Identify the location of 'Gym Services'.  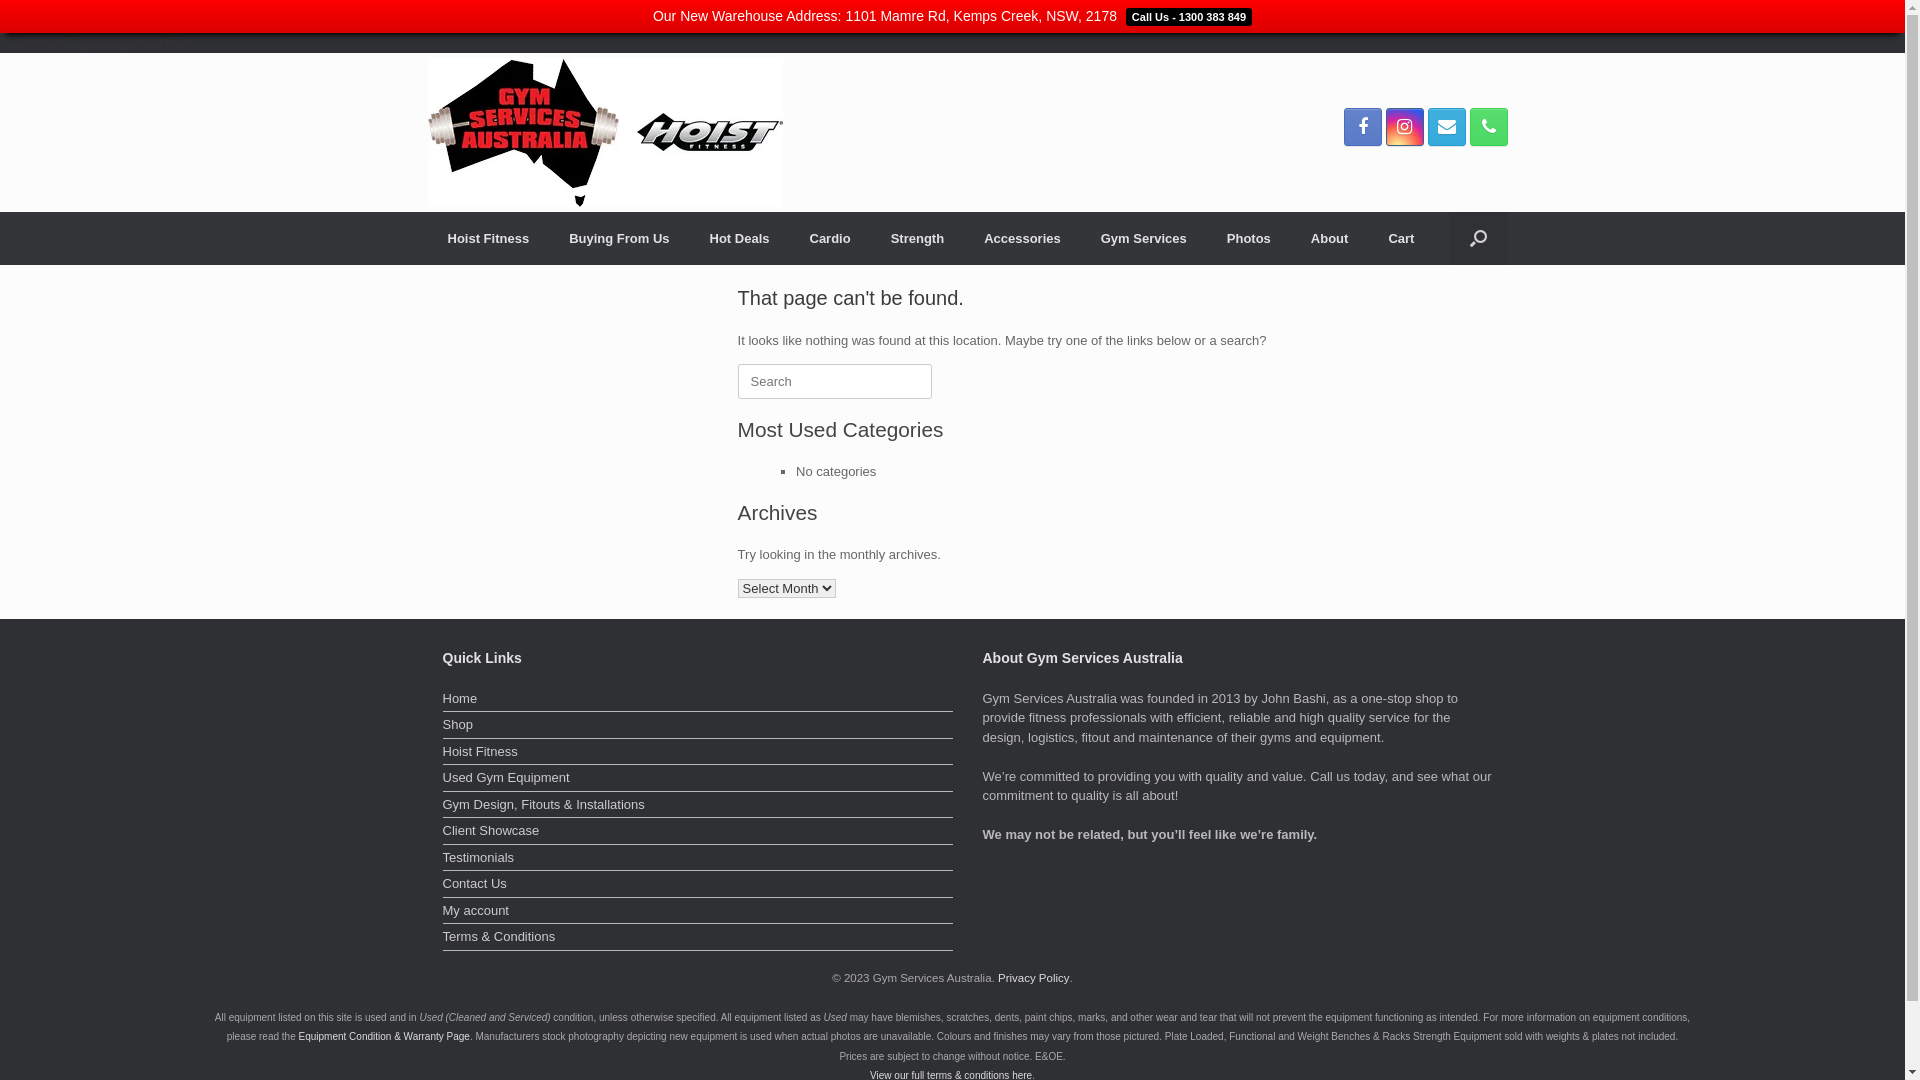
(1143, 237).